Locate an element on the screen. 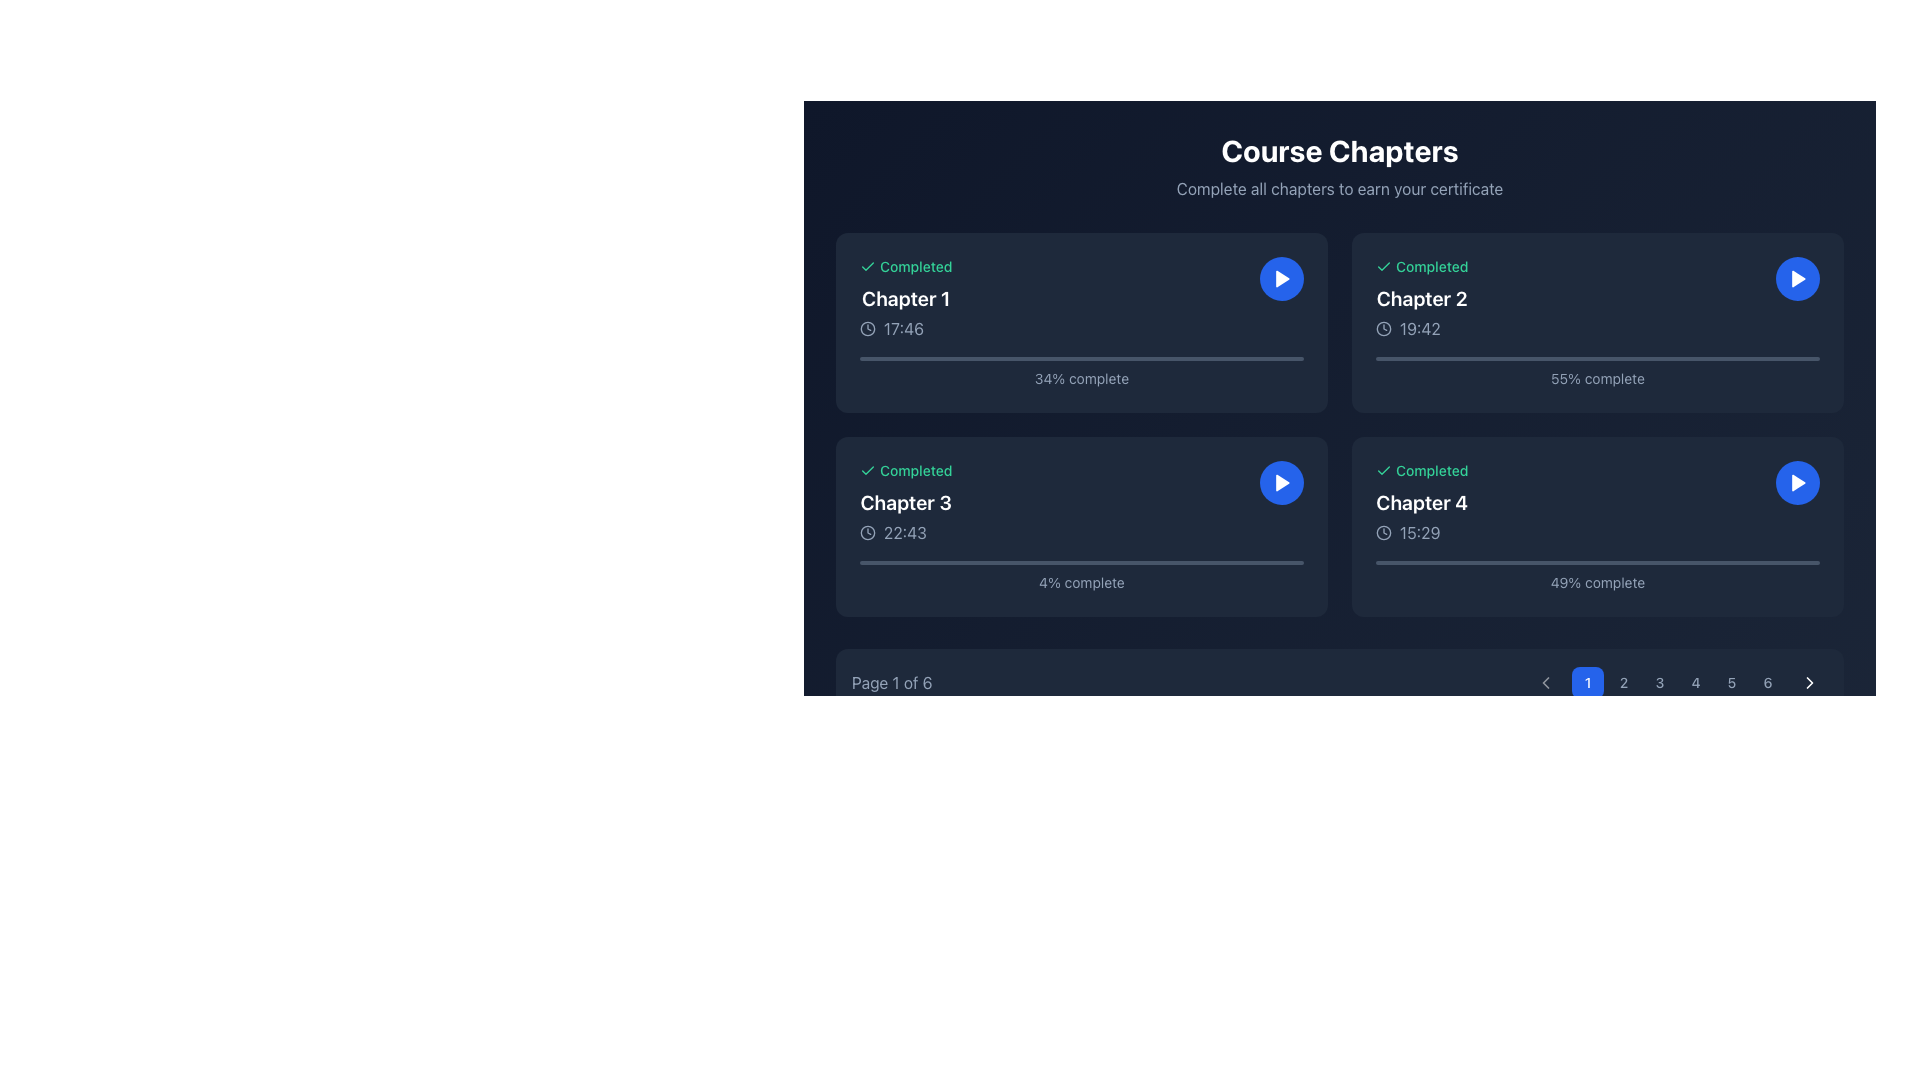 This screenshot has height=1080, width=1920. the text label displaying '55% complete', which is styled in a small font size and grayish color, located below the horizontal progress bar within the 'Chapter 2' card is located at coordinates (1597, 378).